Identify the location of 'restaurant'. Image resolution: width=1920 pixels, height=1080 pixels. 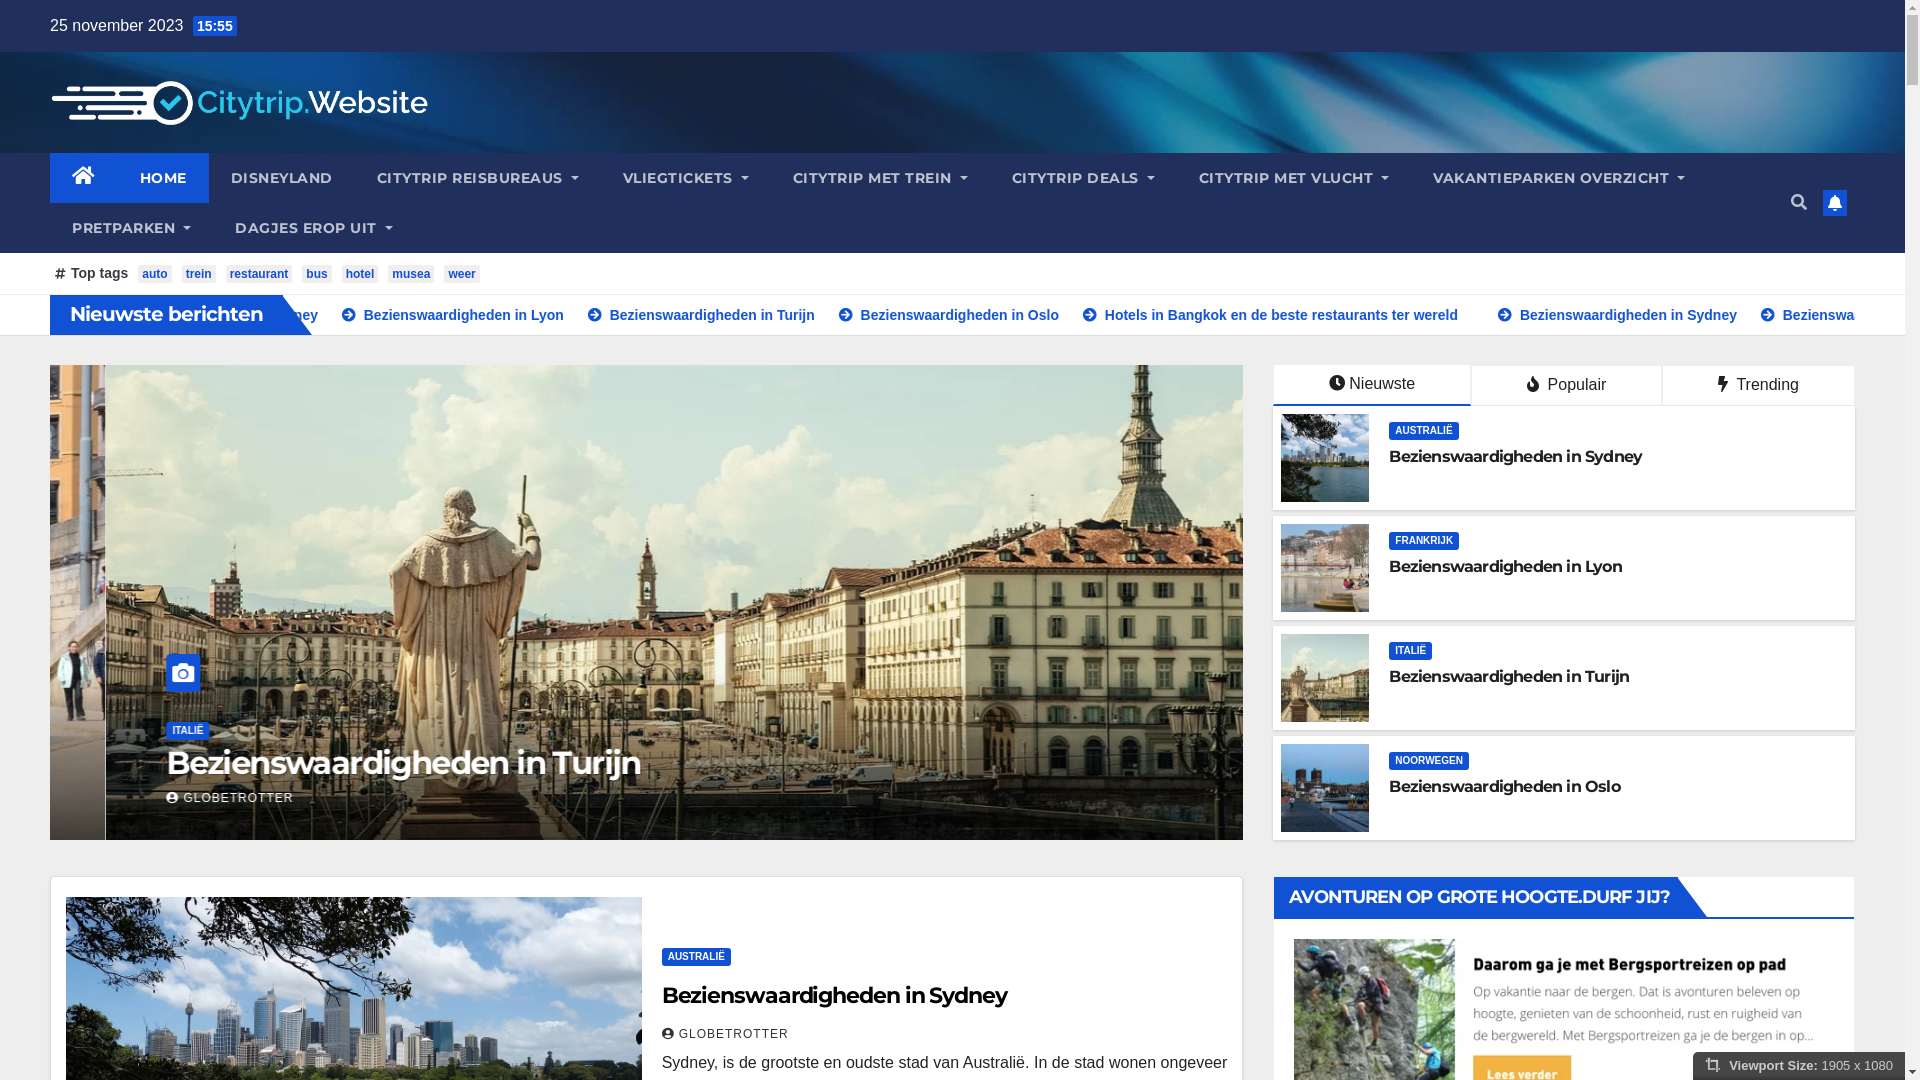
(258, 273).